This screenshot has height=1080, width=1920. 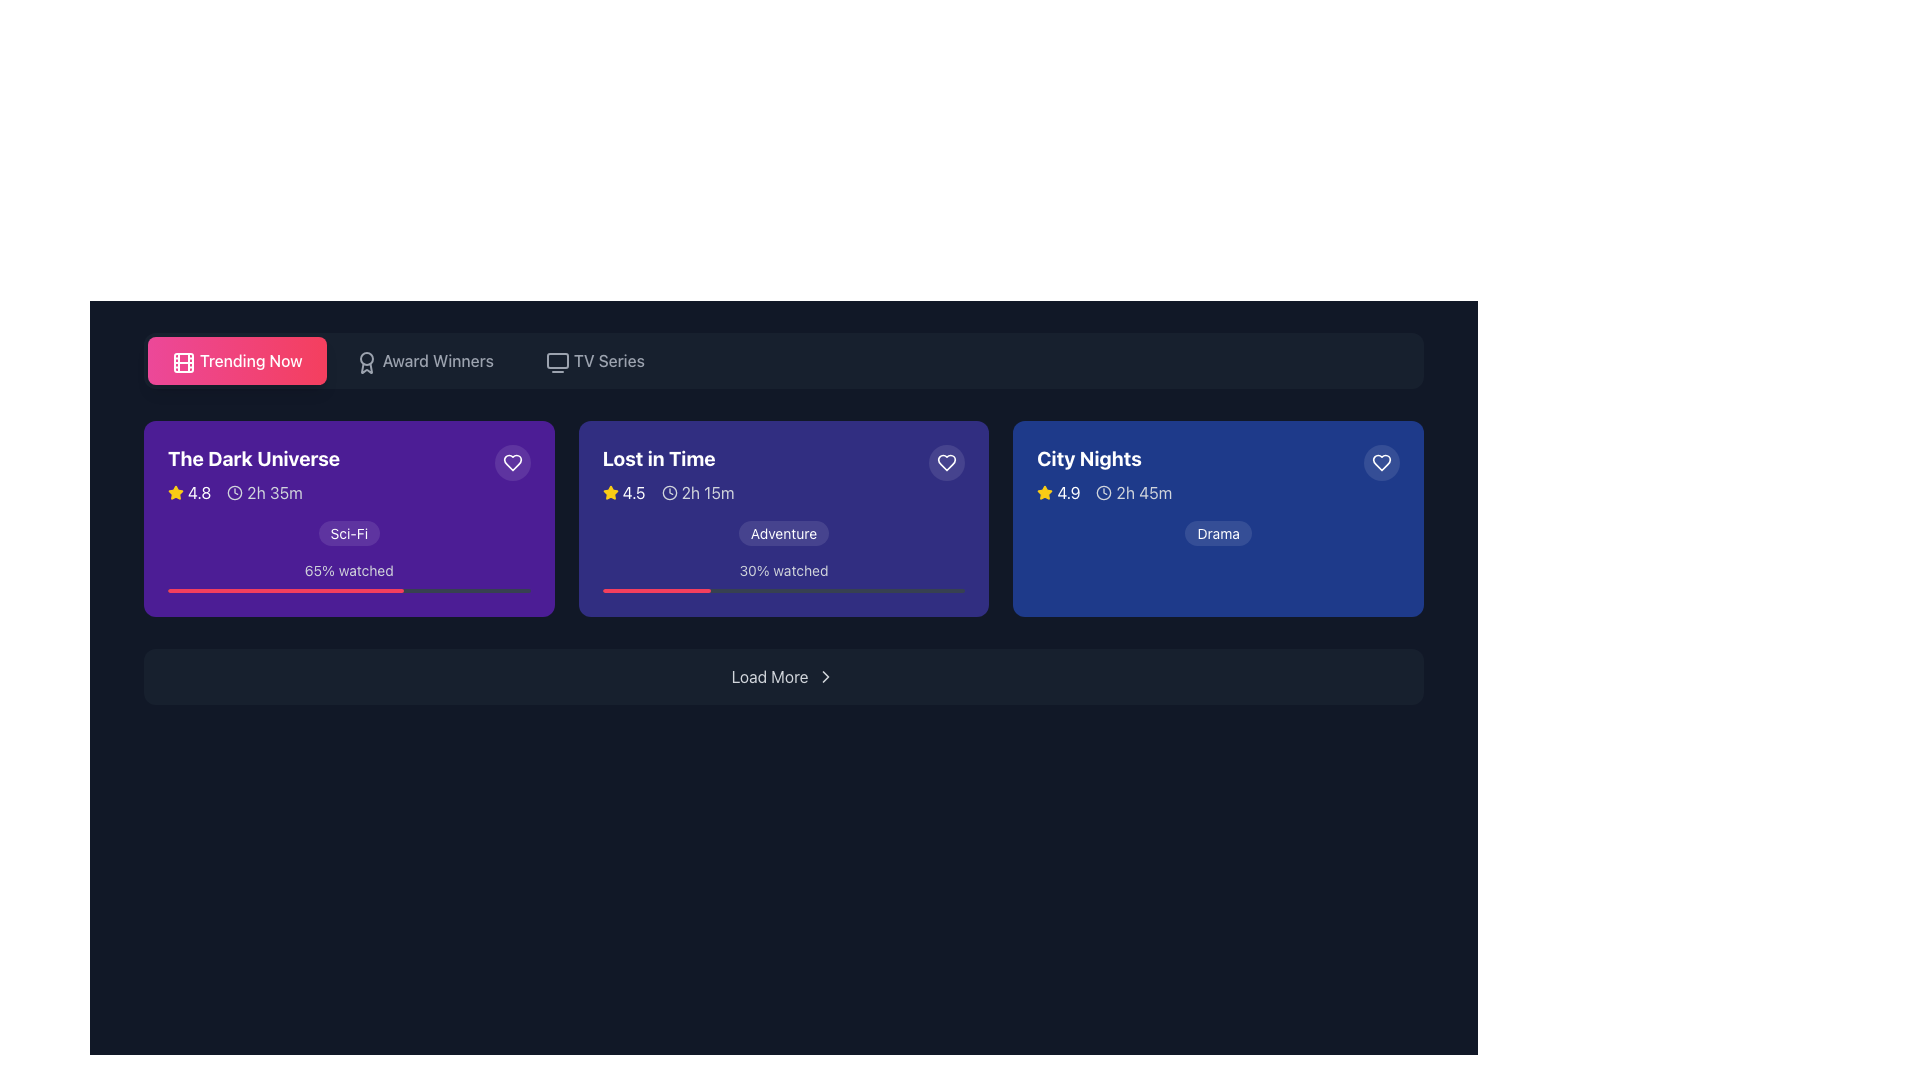 I want to click on the movie card titled 'The Dark Universe' with a purple background, featuring a star rating of 4.8, a duration of 2h 35m, and a genre label 'Sci-Fi' in the middle, so click(x=349, y=518).